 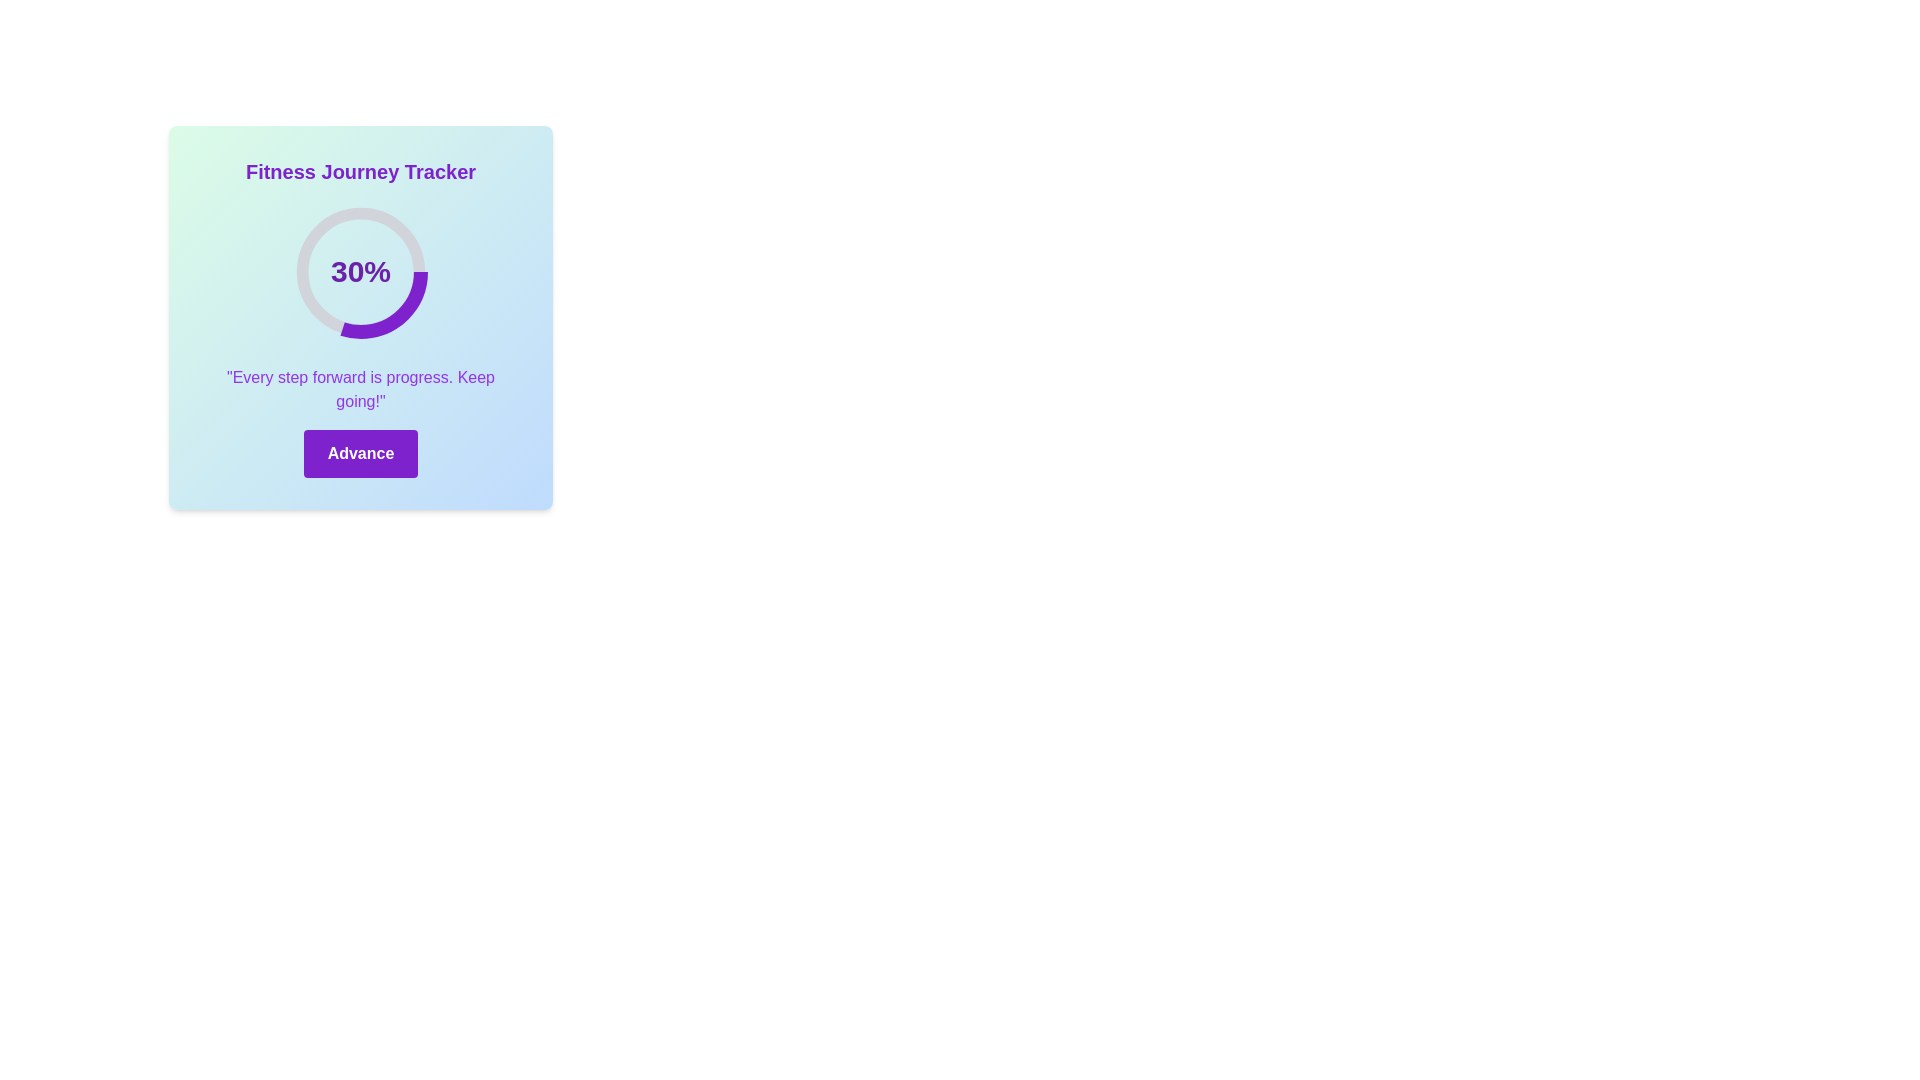 What do you see at coordinates (360, 454) in the screenshot?
I see `the button with the bold purple background and white text reading 'Advance' to activate the ring effect` at bounding box center [360, 454].